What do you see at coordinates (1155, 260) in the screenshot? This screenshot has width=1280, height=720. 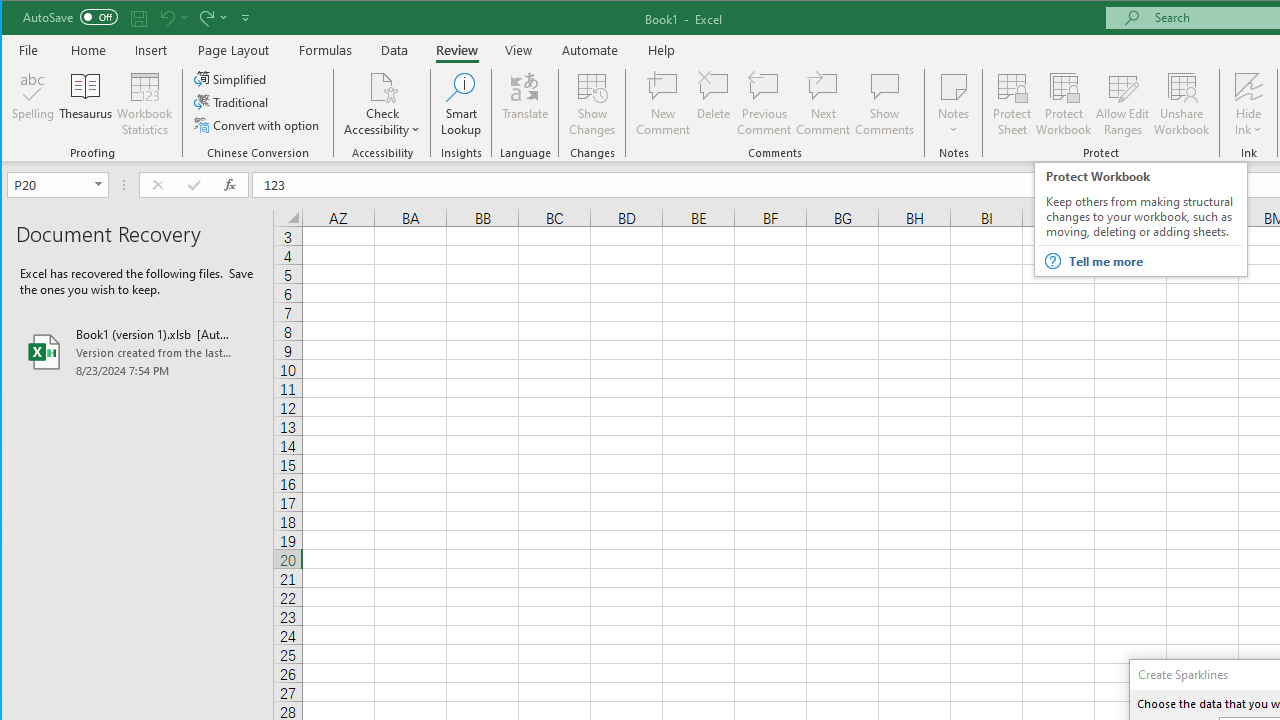 I see `'Tell me more'` at bounding box center [1155, 260].